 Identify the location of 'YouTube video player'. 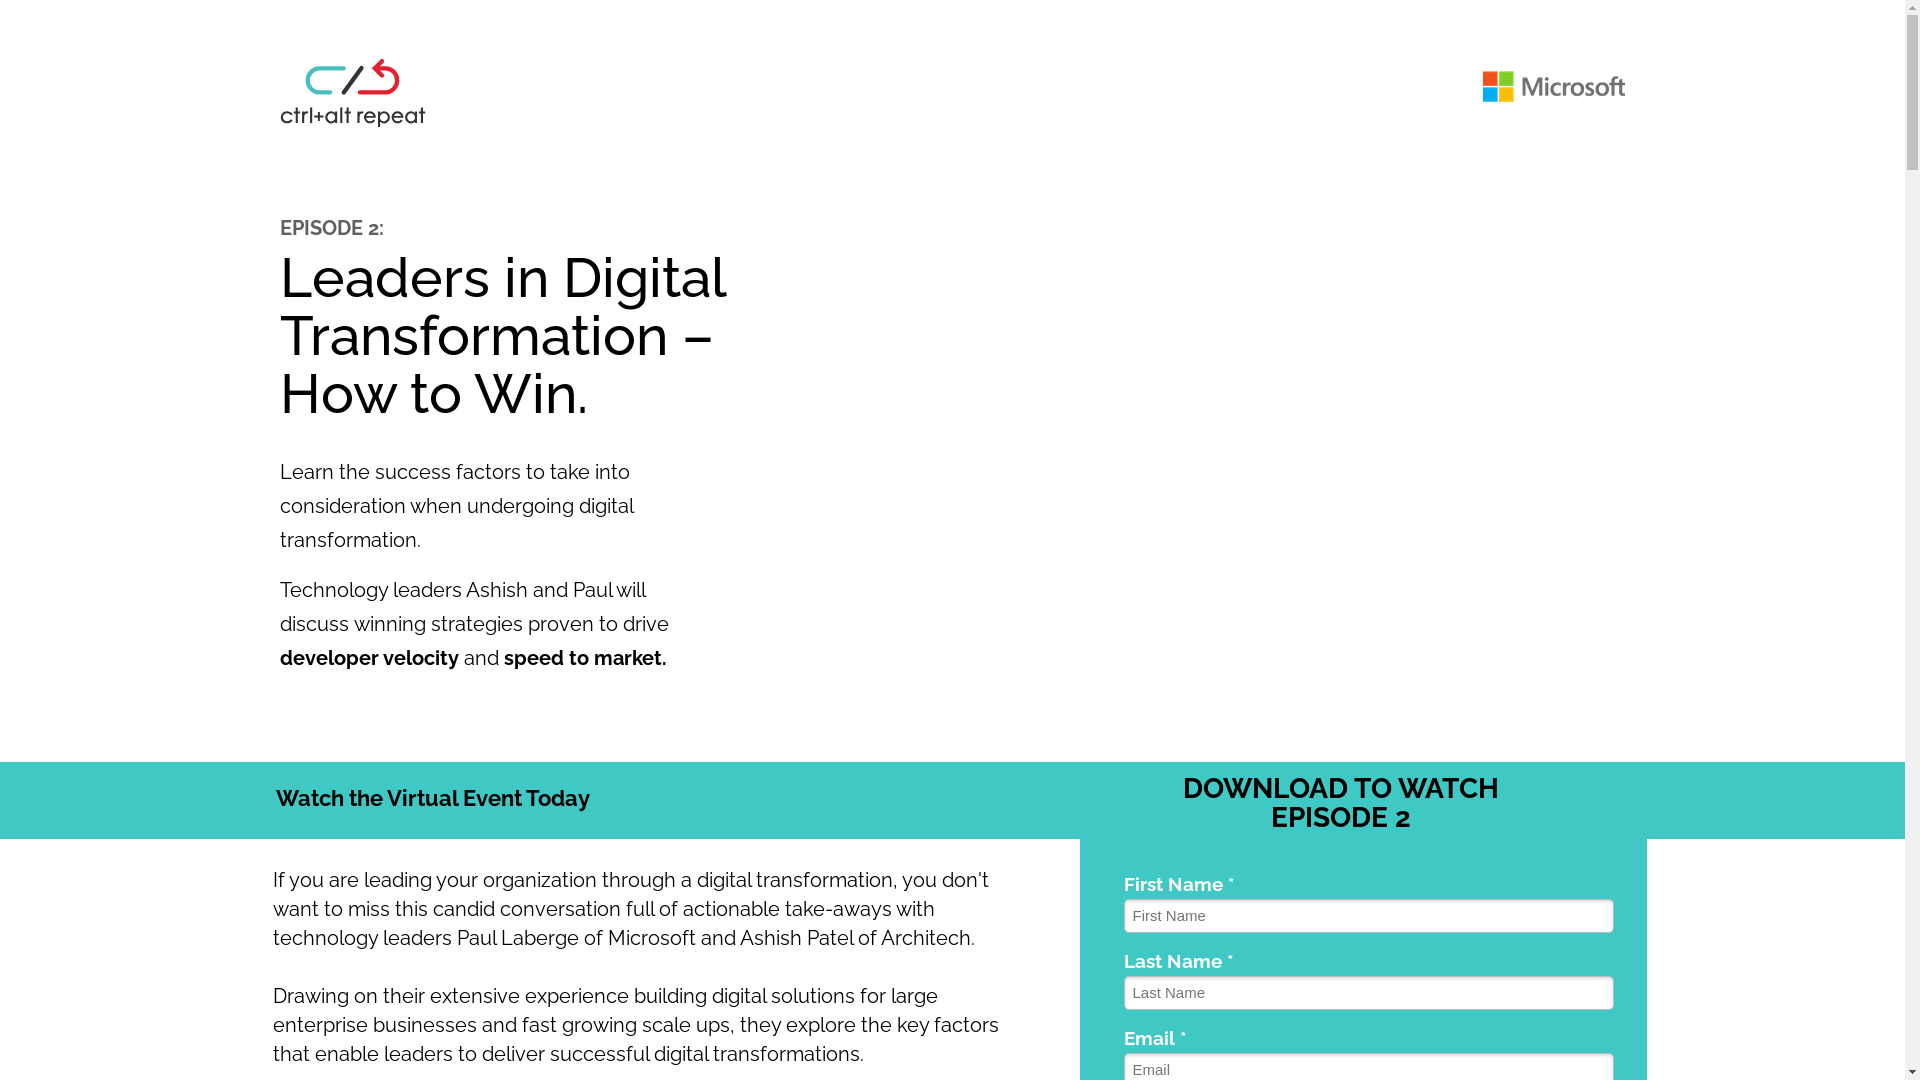
(1200, 458).